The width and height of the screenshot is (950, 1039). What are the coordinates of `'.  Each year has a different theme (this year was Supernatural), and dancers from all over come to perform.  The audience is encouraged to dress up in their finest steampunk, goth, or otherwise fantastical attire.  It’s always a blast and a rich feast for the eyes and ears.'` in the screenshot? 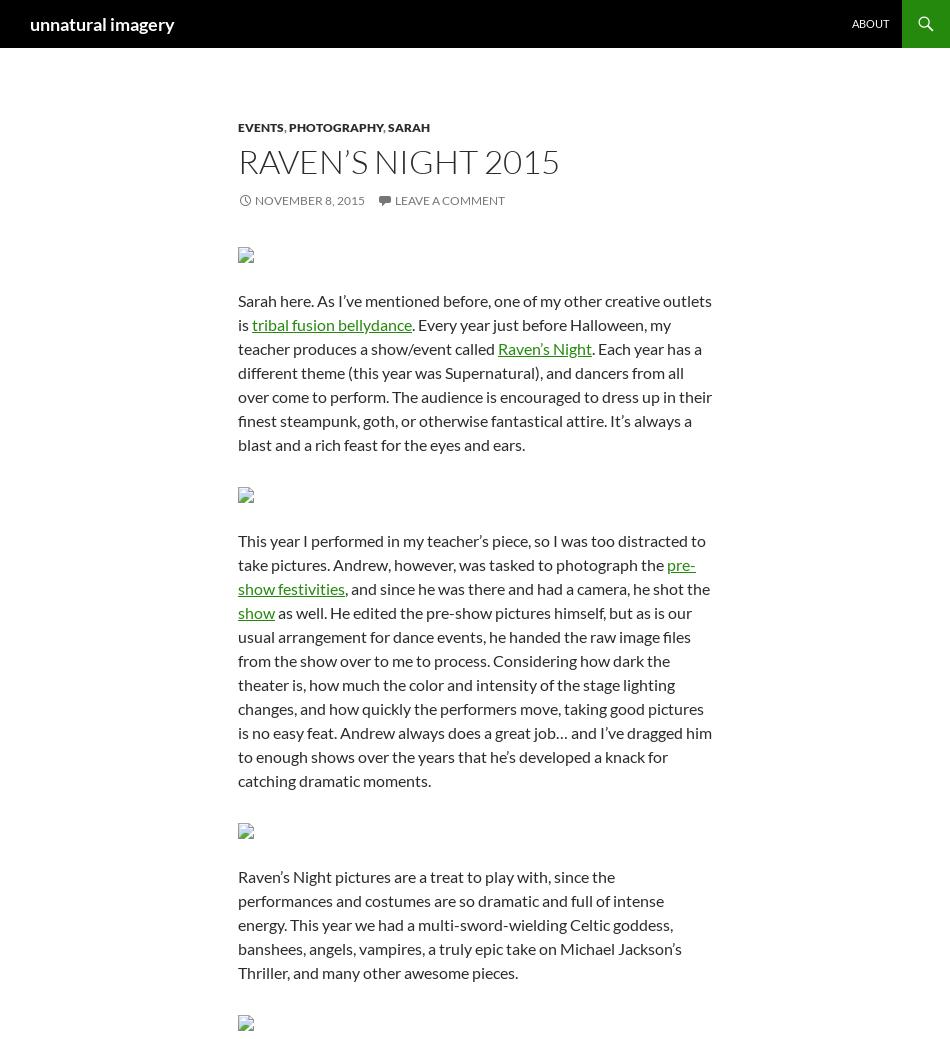 It's located at (475, 395).